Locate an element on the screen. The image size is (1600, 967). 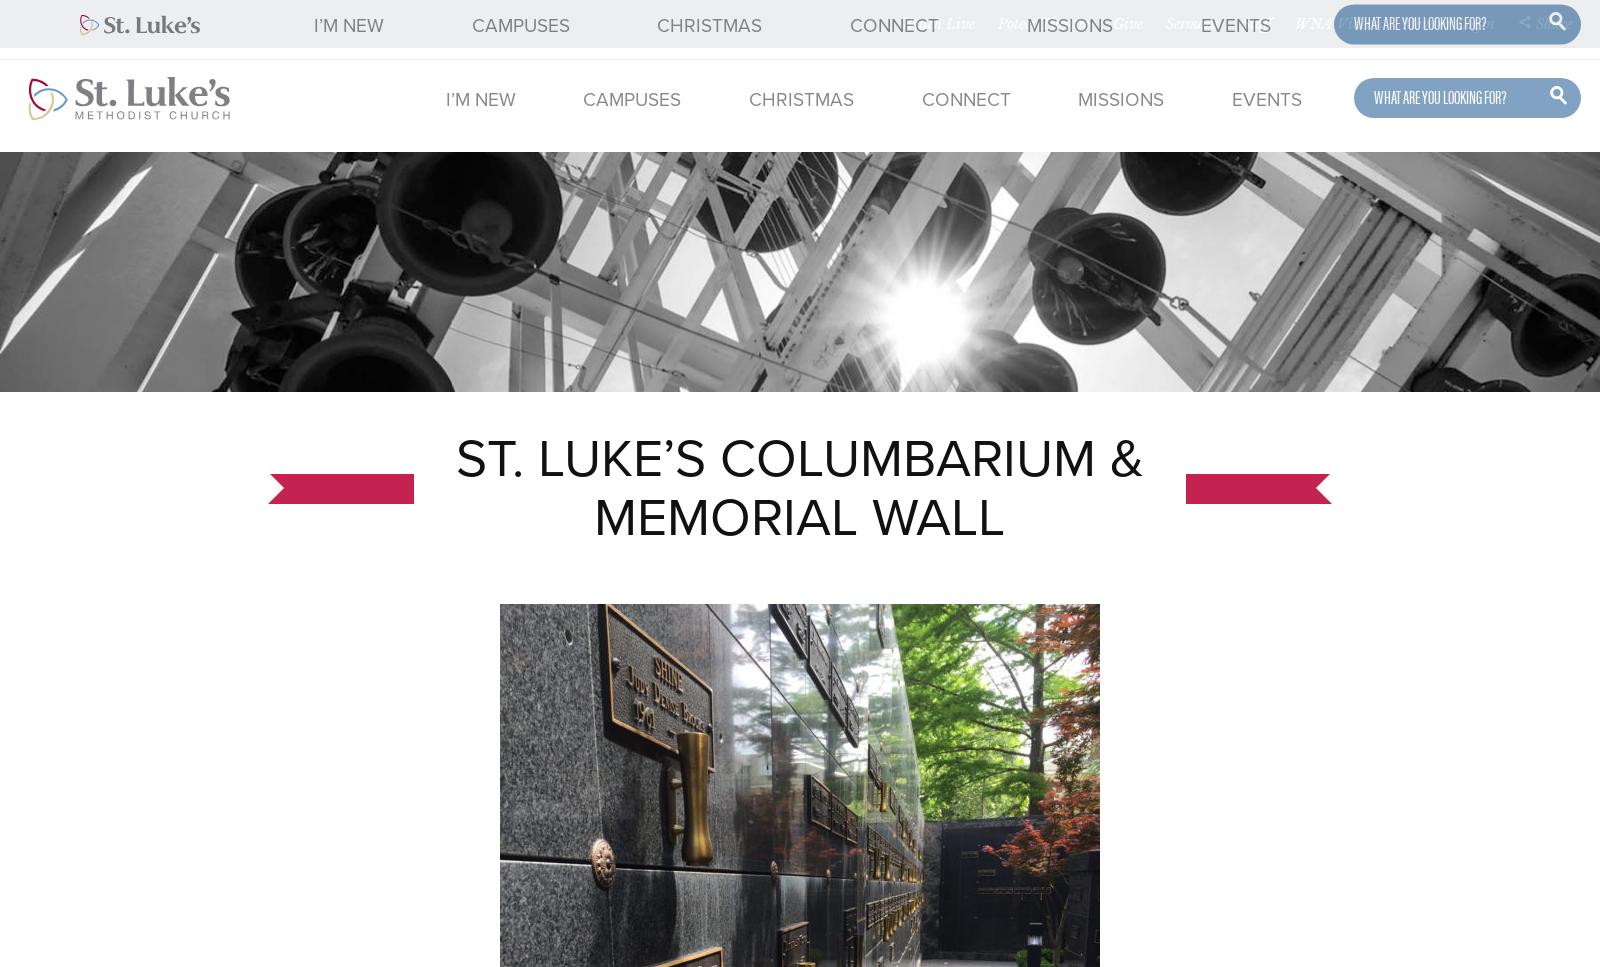
'Online Campus' is located at coordinates (939, 112).